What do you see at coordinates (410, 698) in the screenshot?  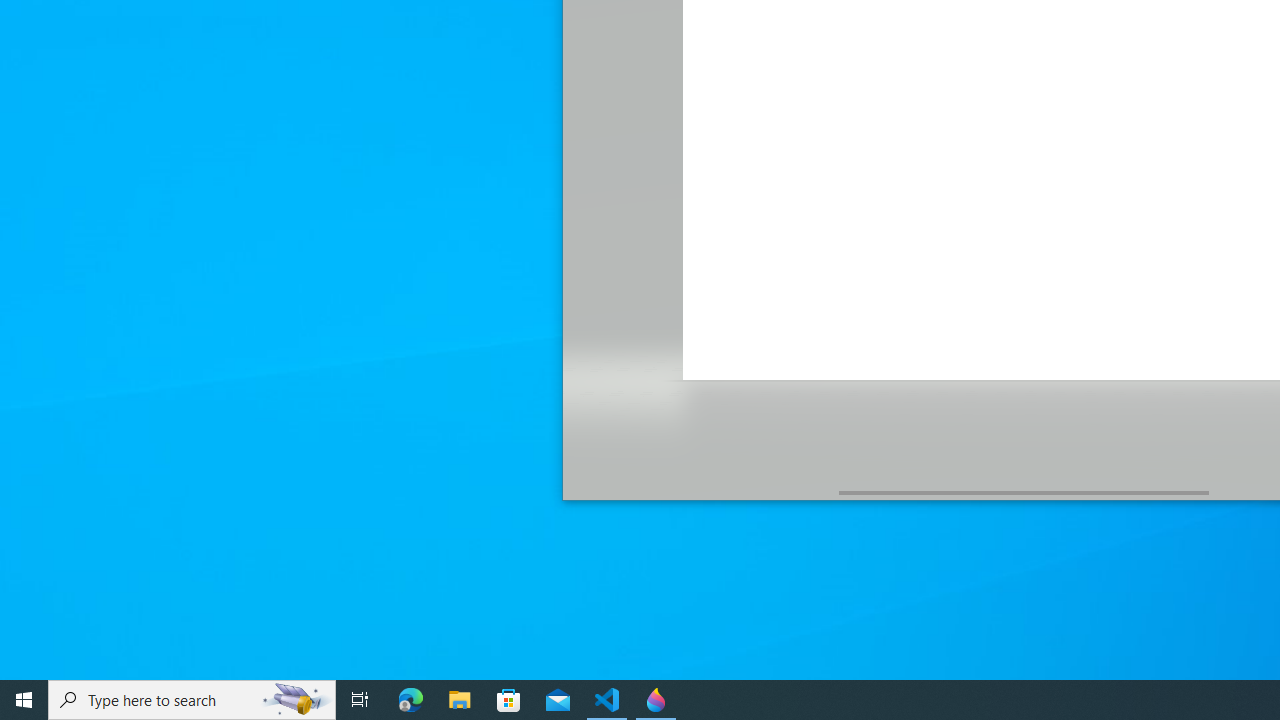 I see `'Microsoft Edge'` at bounding box center [410, 698].